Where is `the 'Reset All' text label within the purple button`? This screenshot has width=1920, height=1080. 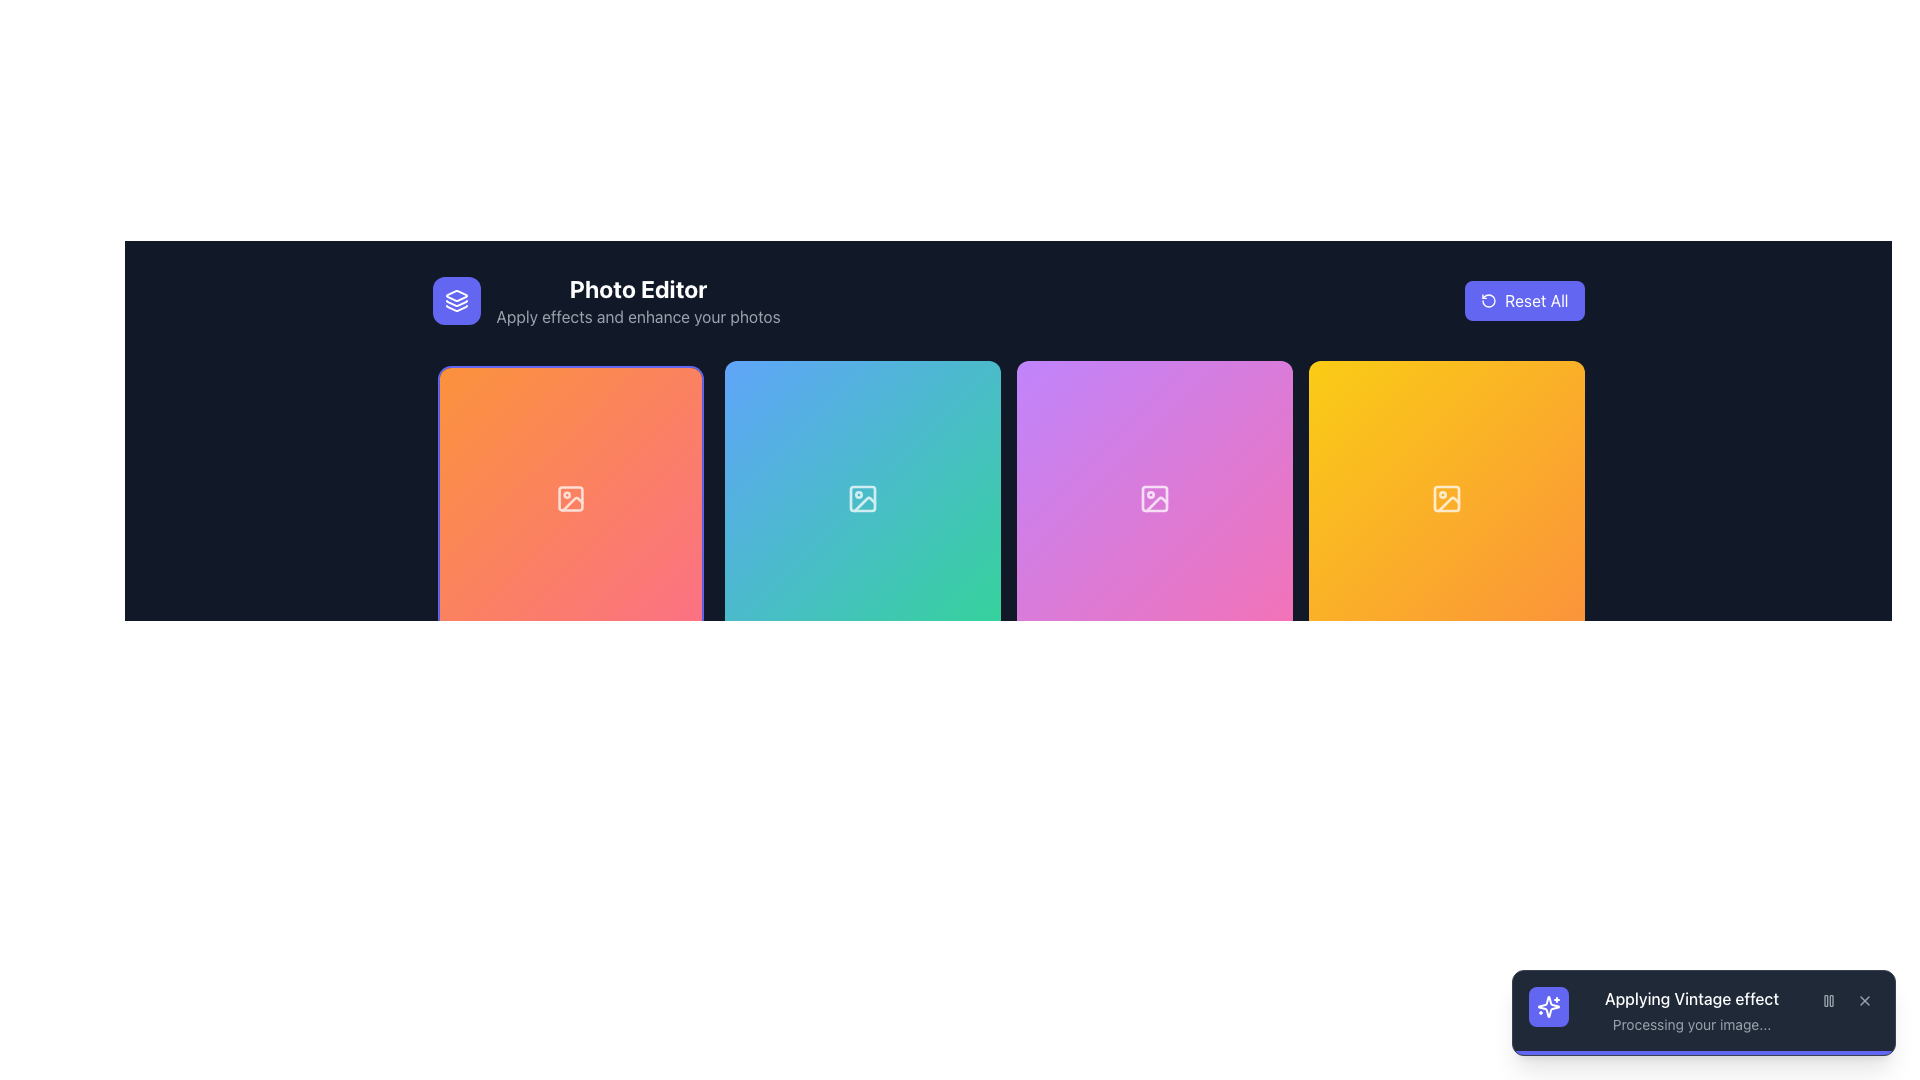 the 'Reset All' text label within the purple button is located at coordinates (1535, 300).